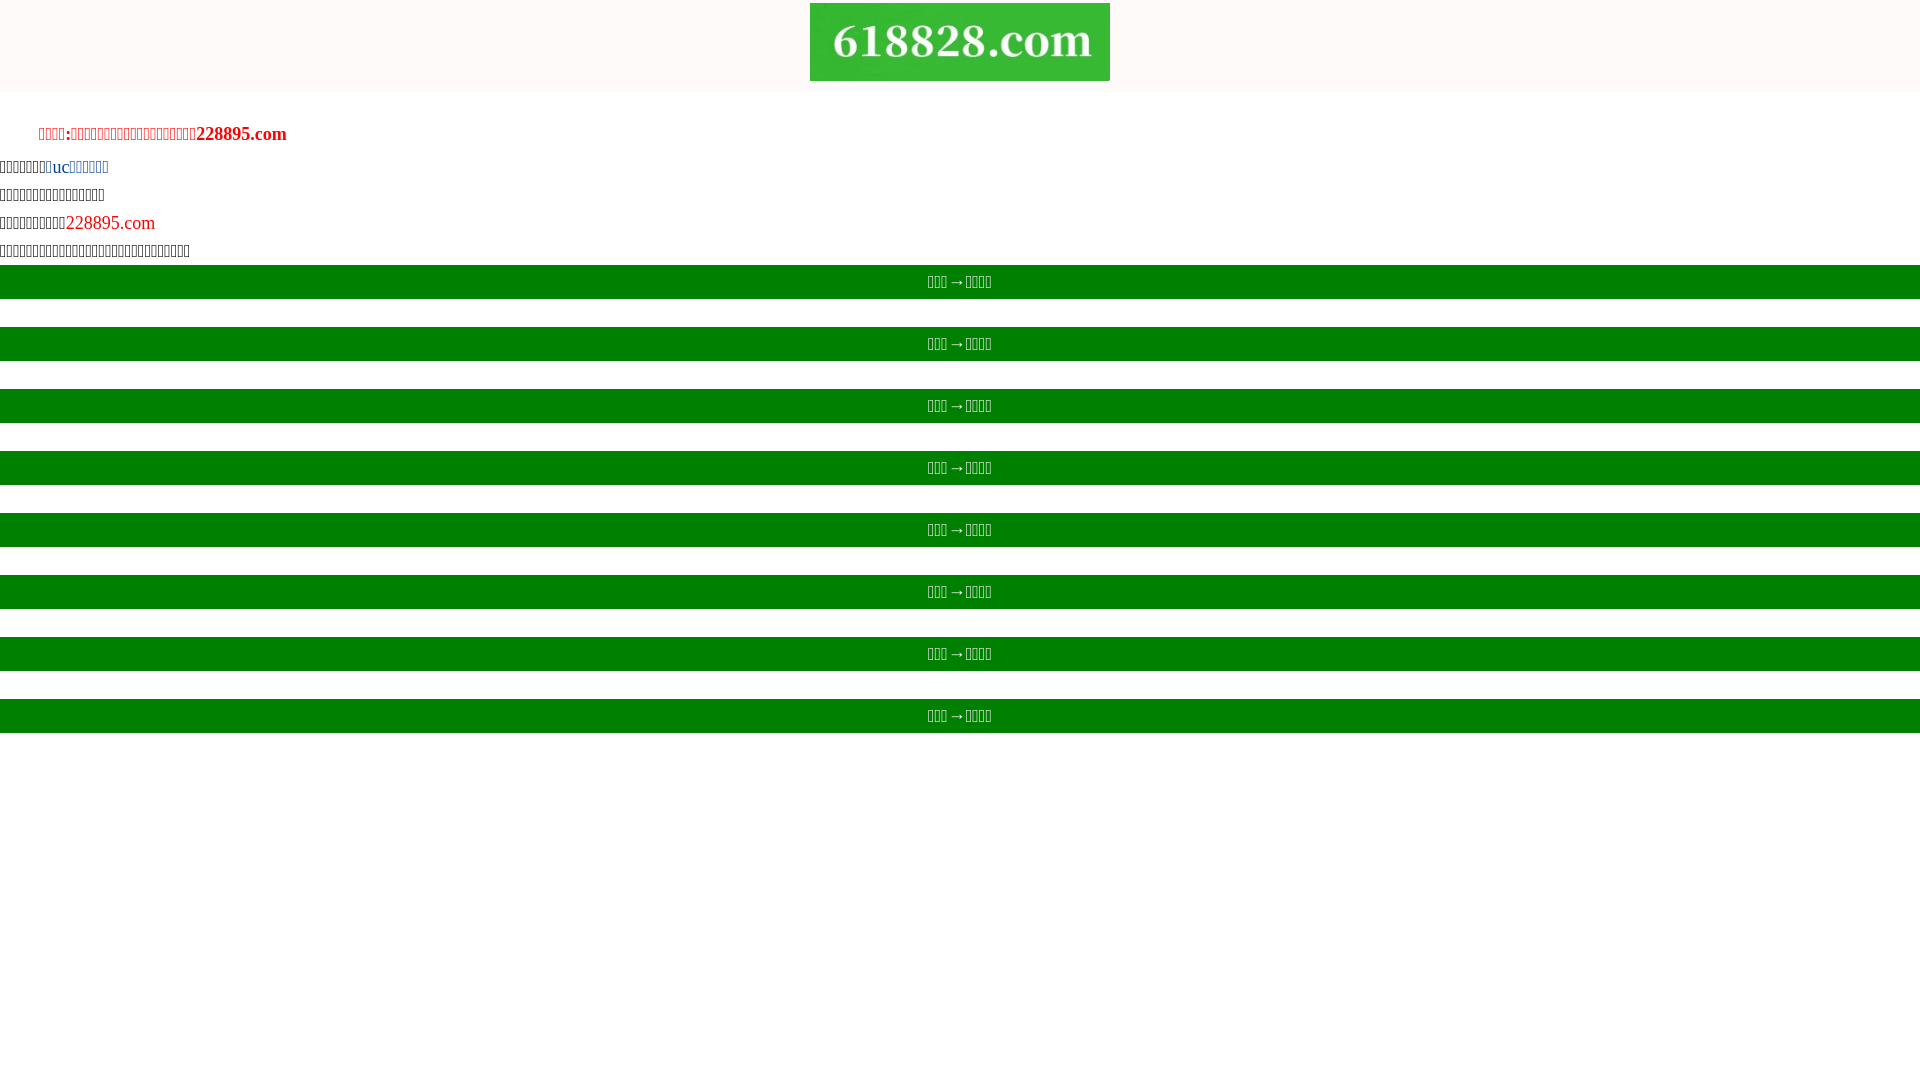 Image resolution: width=1920 pixels, height=1080 pixels. I want to click on '228895.com', so click(109, 223).